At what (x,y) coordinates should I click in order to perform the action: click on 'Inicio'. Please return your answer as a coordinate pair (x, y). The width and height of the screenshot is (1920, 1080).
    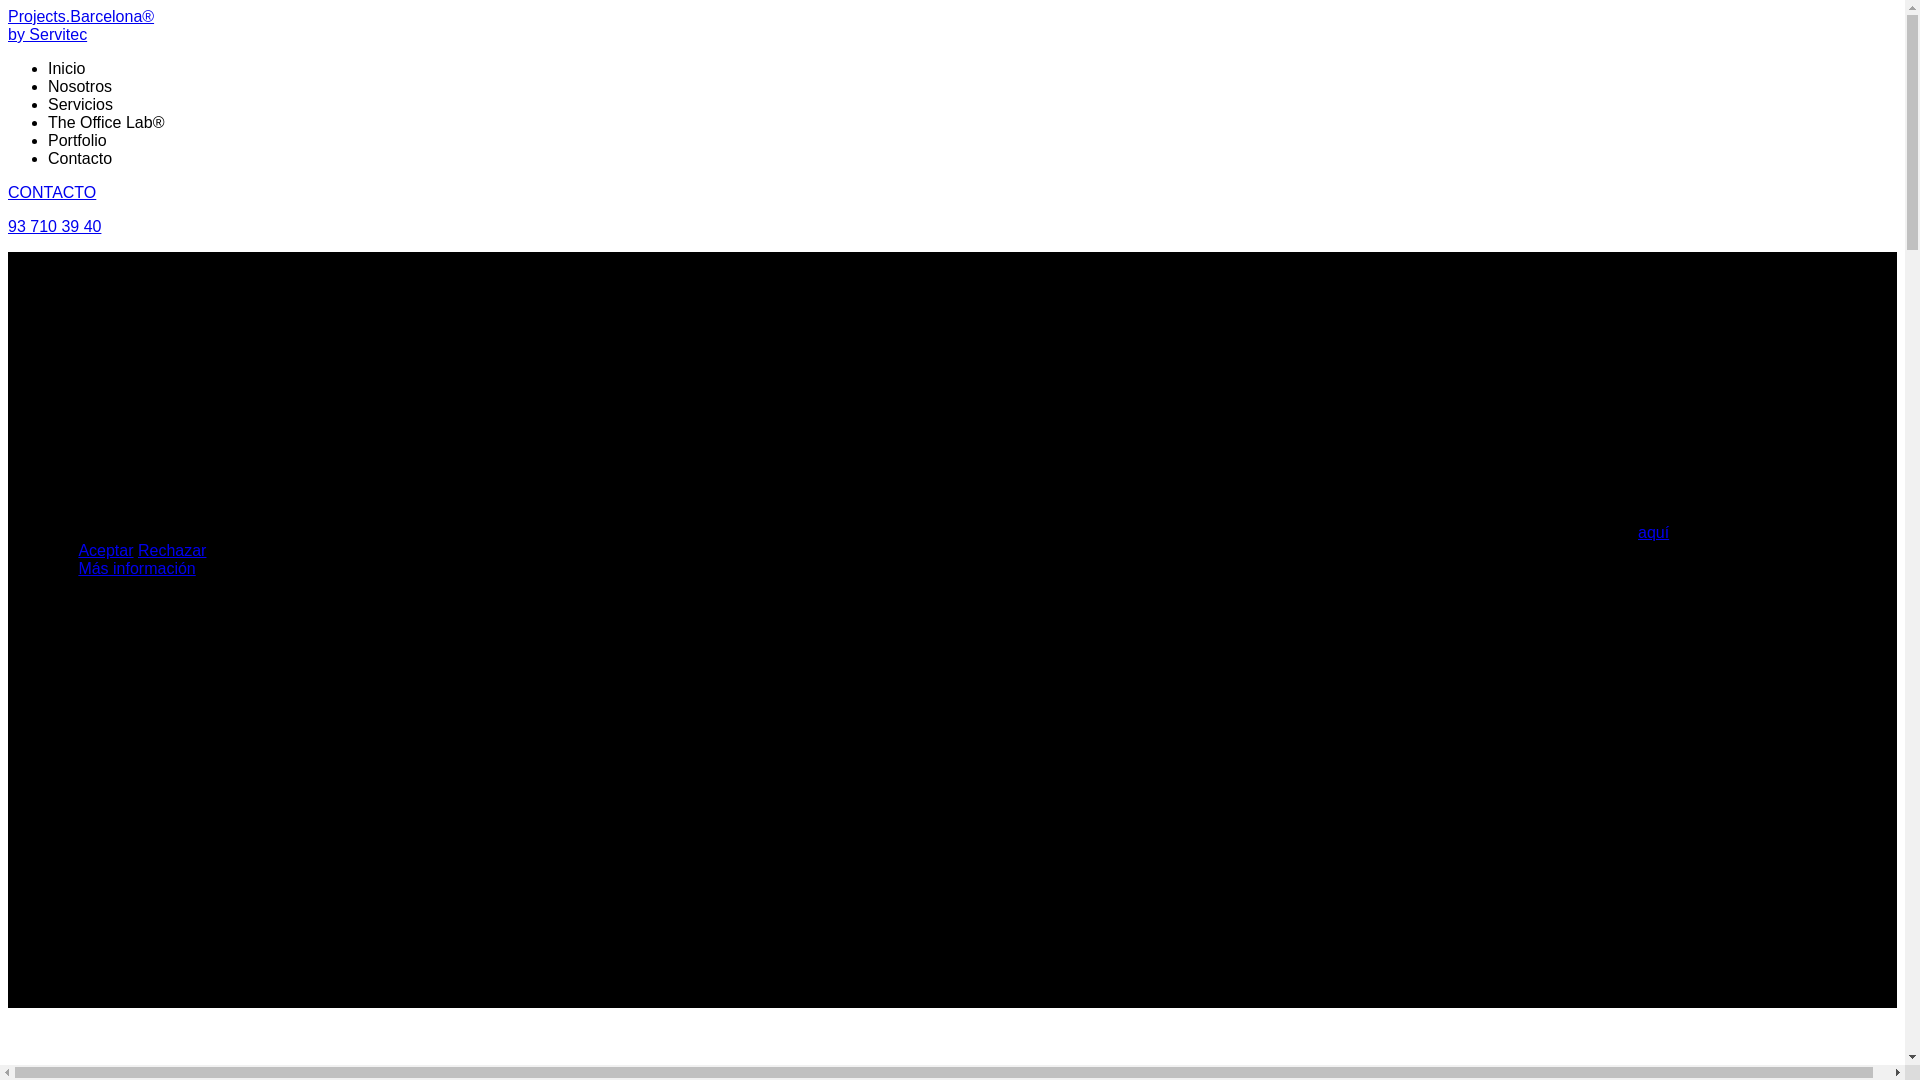
    Looking at the image, I should click on (66, 67).